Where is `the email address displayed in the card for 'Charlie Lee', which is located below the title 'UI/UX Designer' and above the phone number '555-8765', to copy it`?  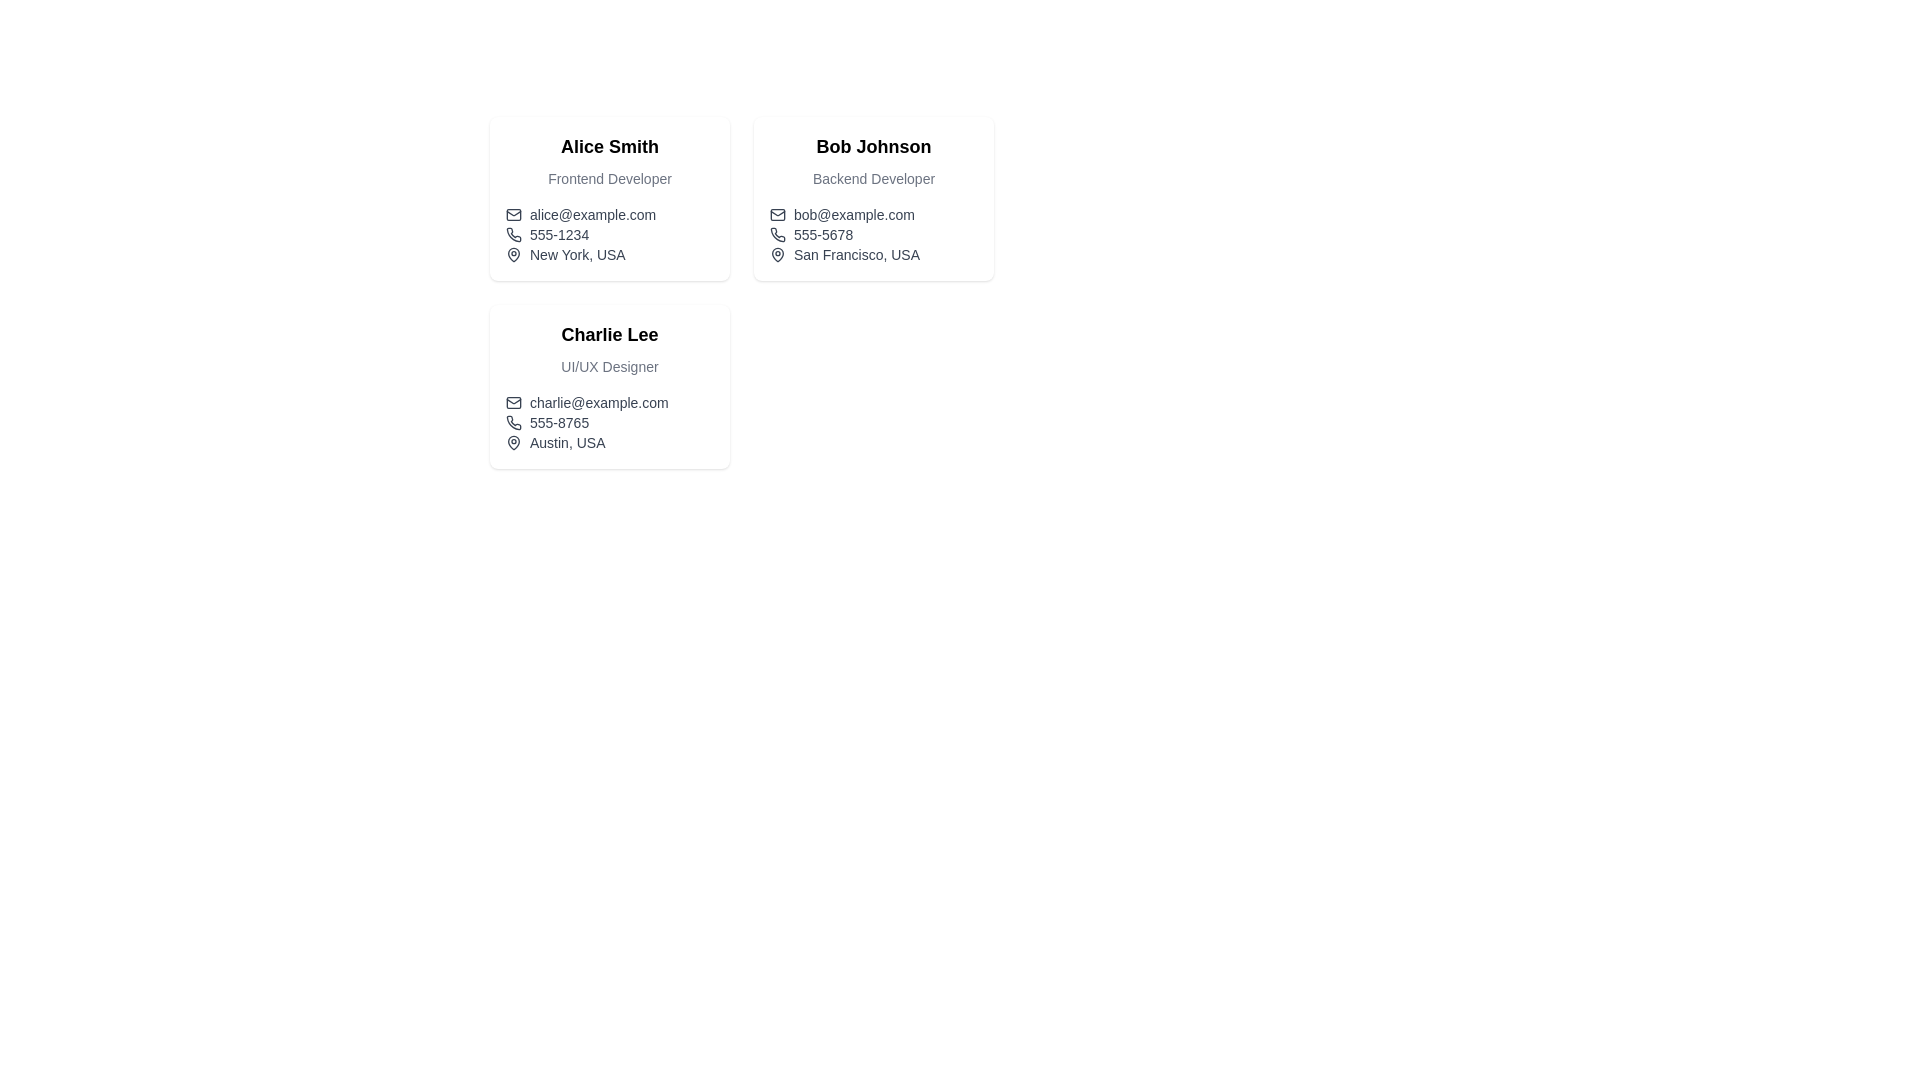 the email address displayed in the card for 'Charlie Lee', which is located below the title 'UI/UX Designer' and above the phone number '555-8765', to copy it is located at coordinates (608, 402).